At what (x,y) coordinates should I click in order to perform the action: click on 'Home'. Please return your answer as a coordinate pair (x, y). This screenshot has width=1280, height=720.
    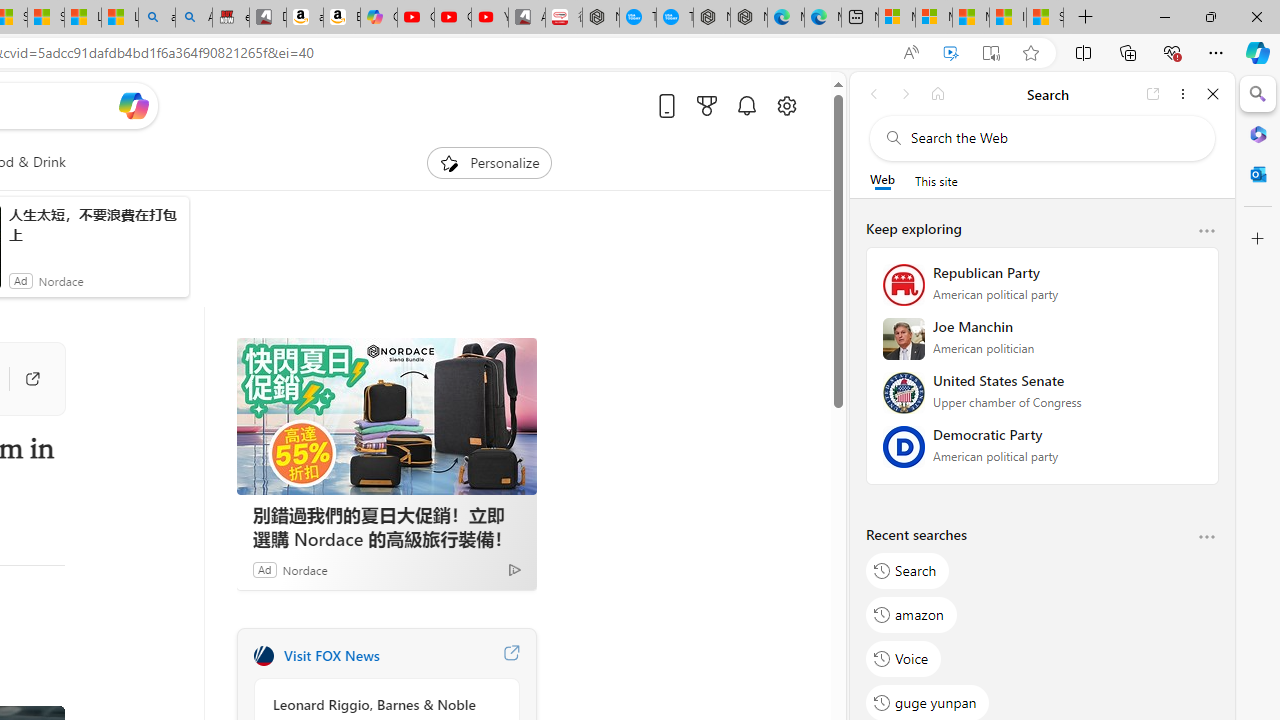
    Looking at the image, I should click on (937, 93).